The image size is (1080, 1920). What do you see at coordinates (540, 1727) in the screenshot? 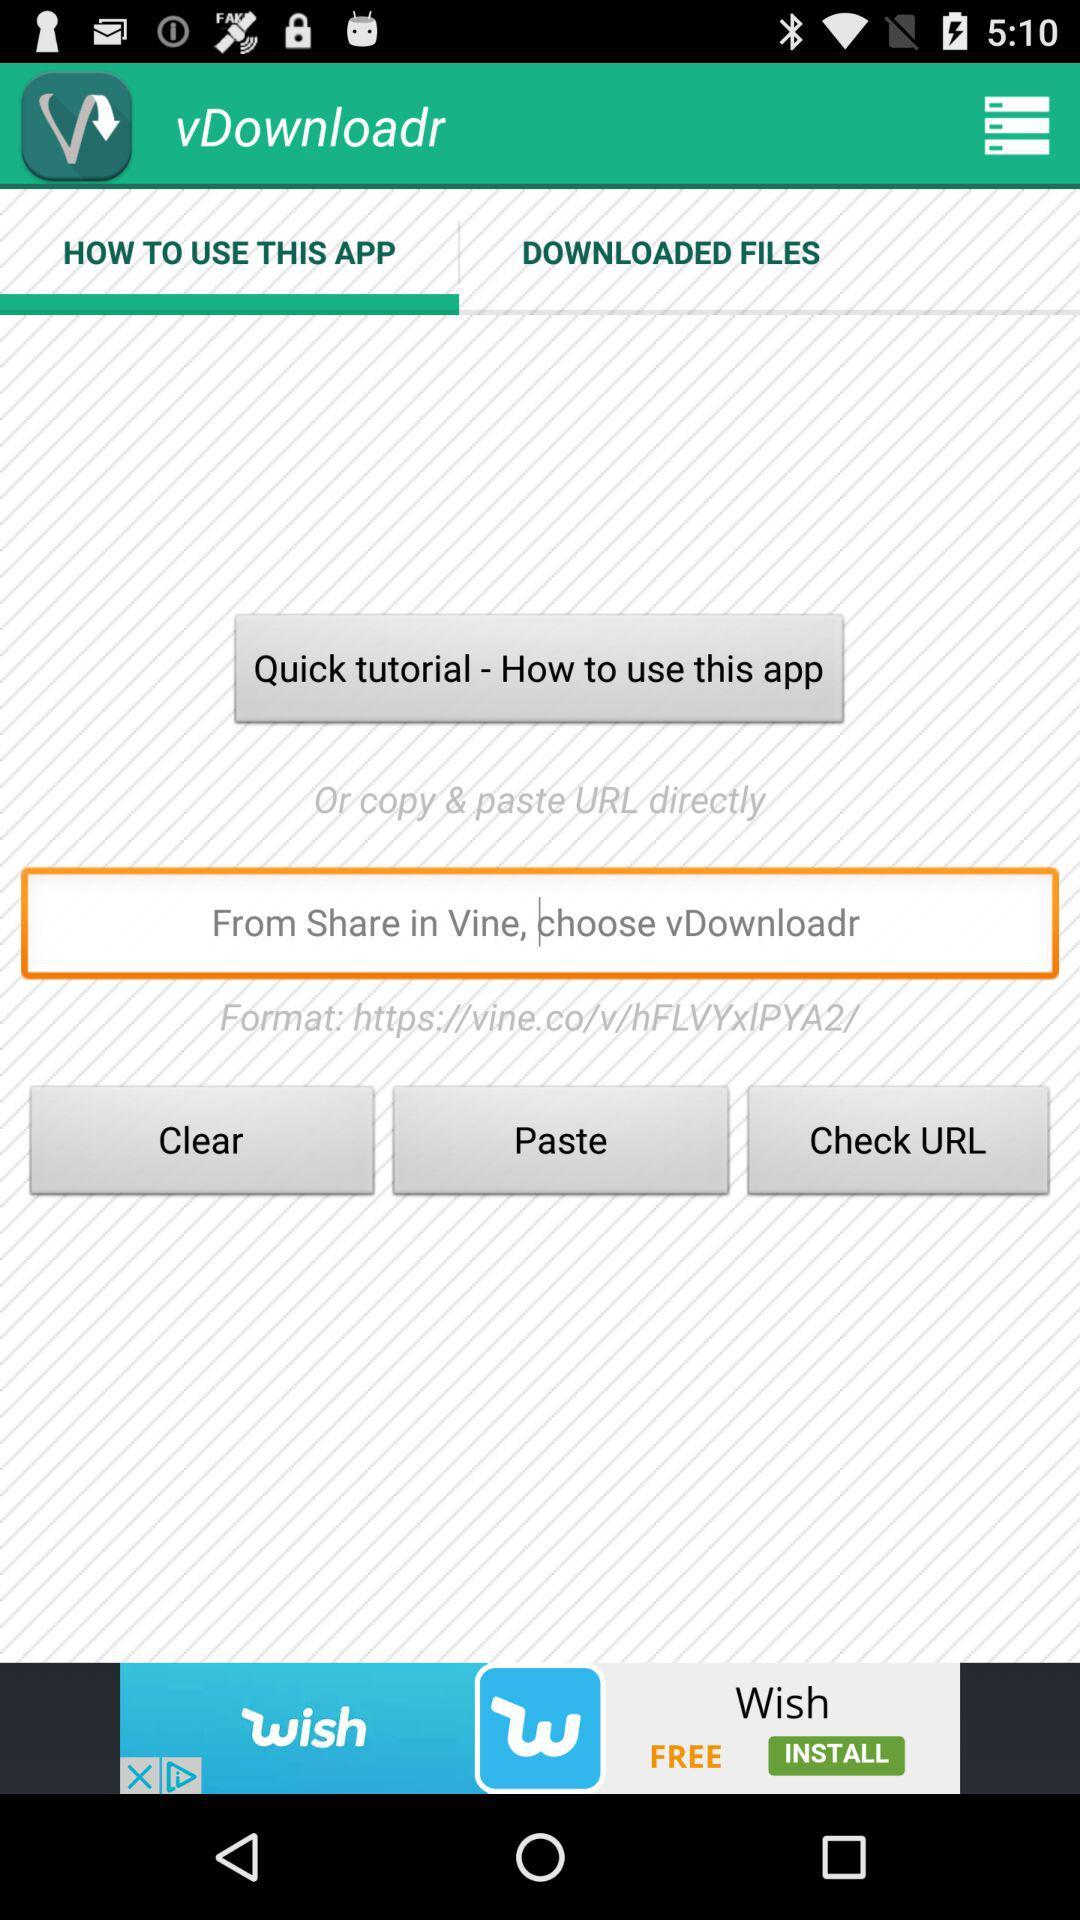
I see `details about advertisement` at bounding box center [540, 1727].